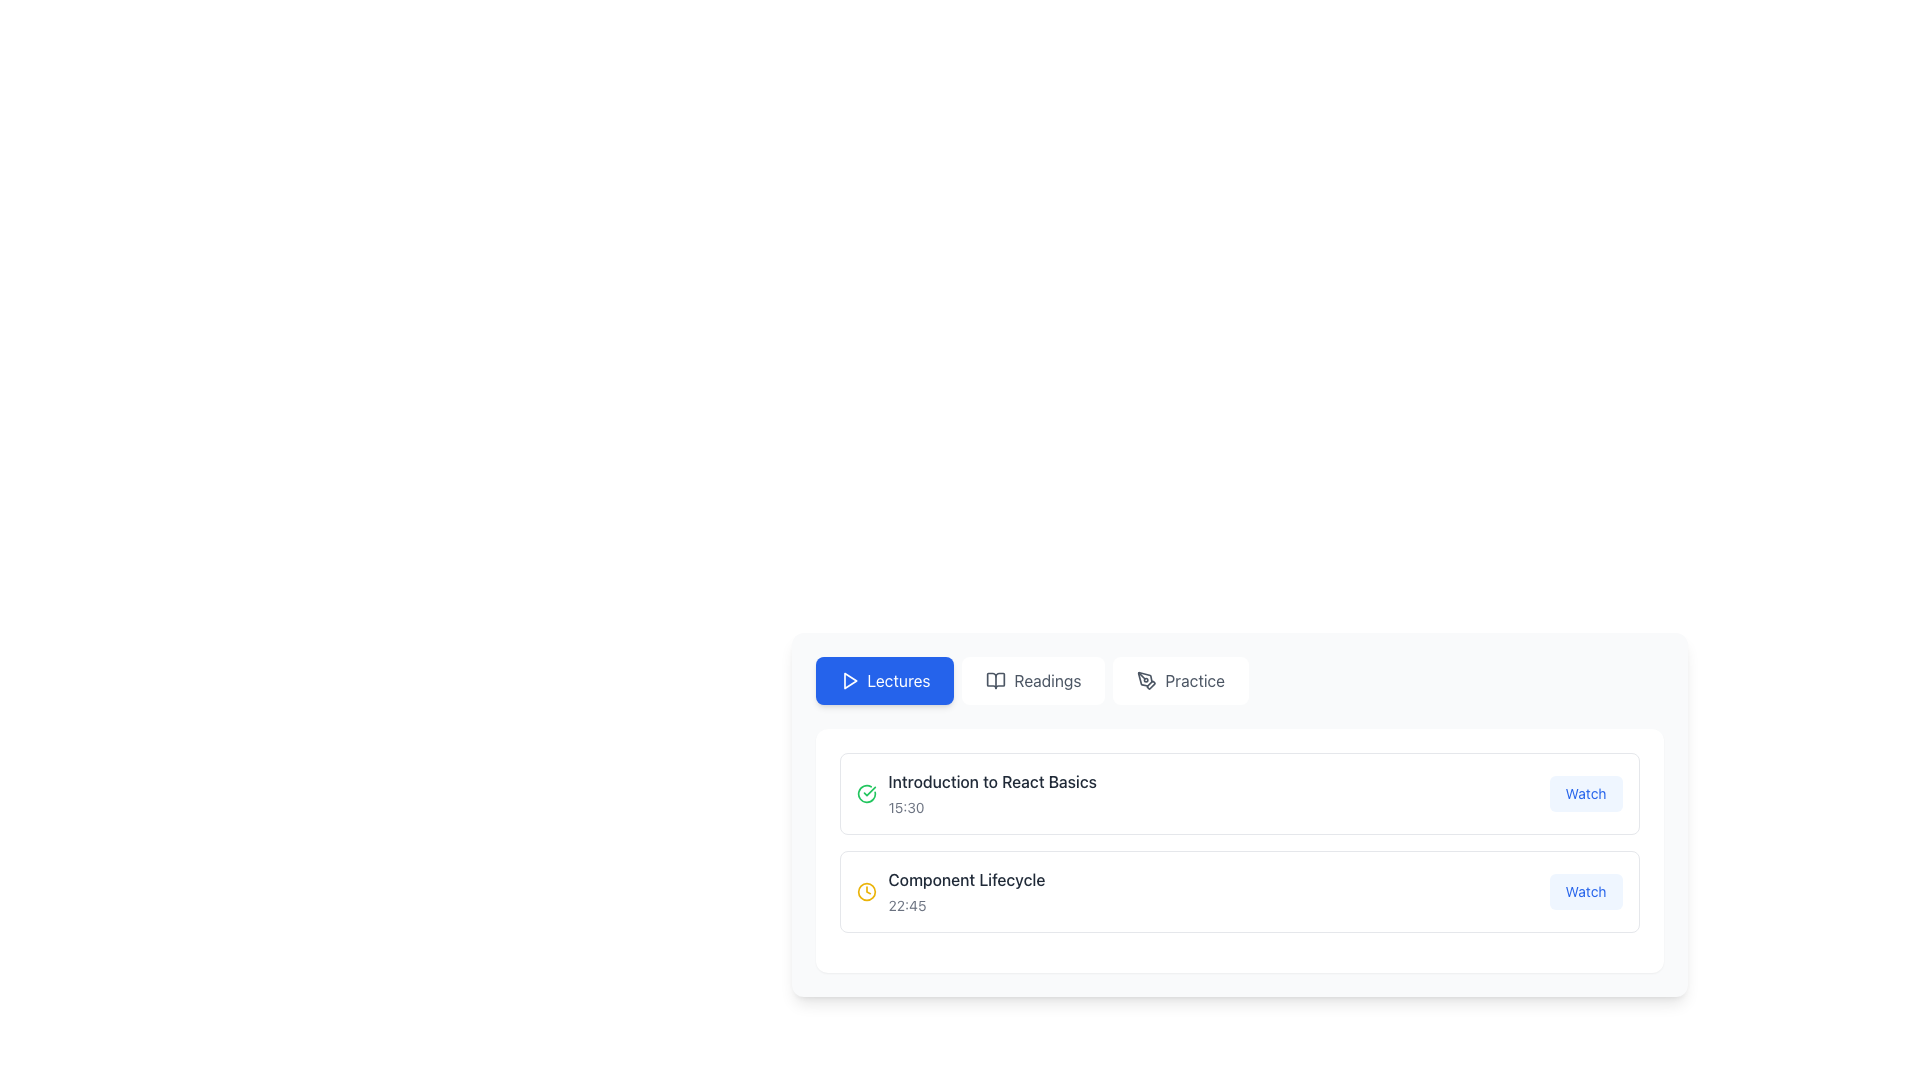 Image resolution: width=1920 pixels, height=1080 pixels. What do you see at coordinates (849, 680) in the screenshot?
I see `the 'play' icon located to the left of the 'Lectures' button, which indicates video content` at bounding box center [849, 680].